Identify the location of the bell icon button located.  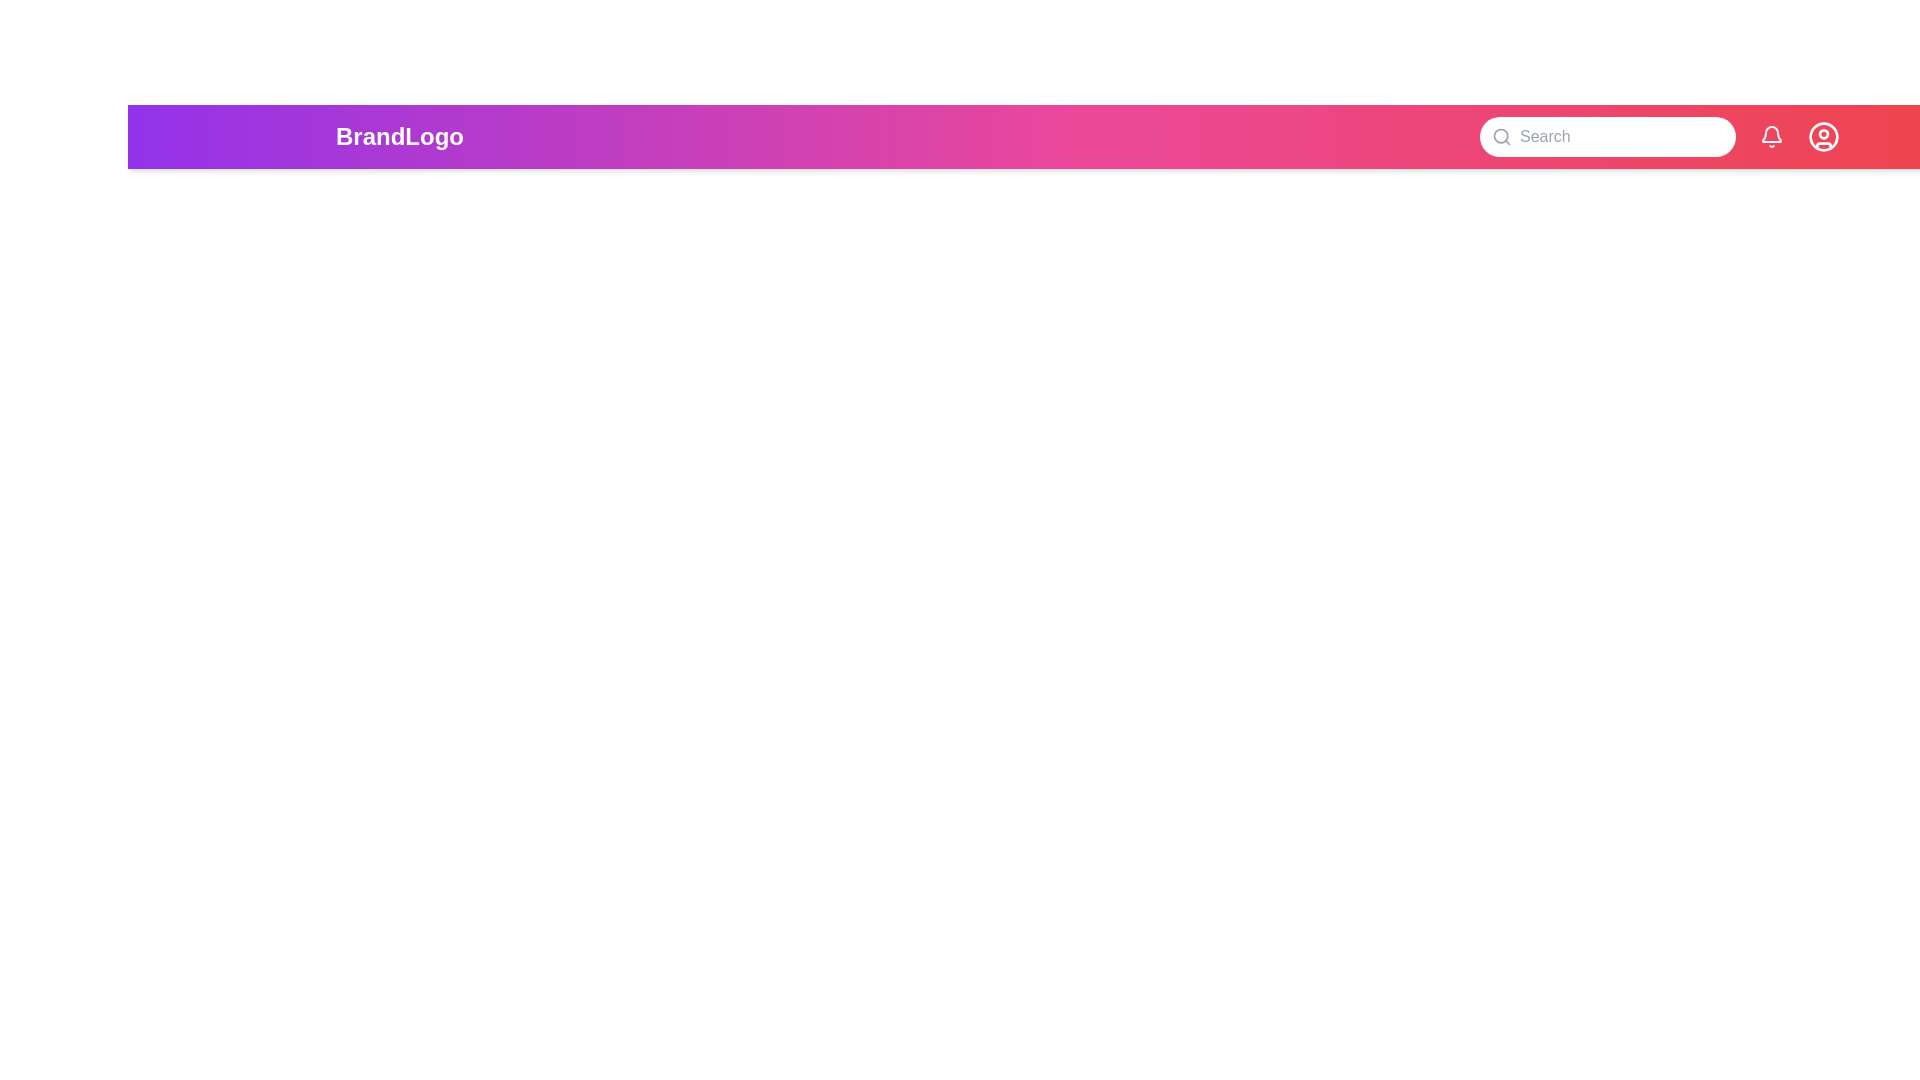
(1771, 136).